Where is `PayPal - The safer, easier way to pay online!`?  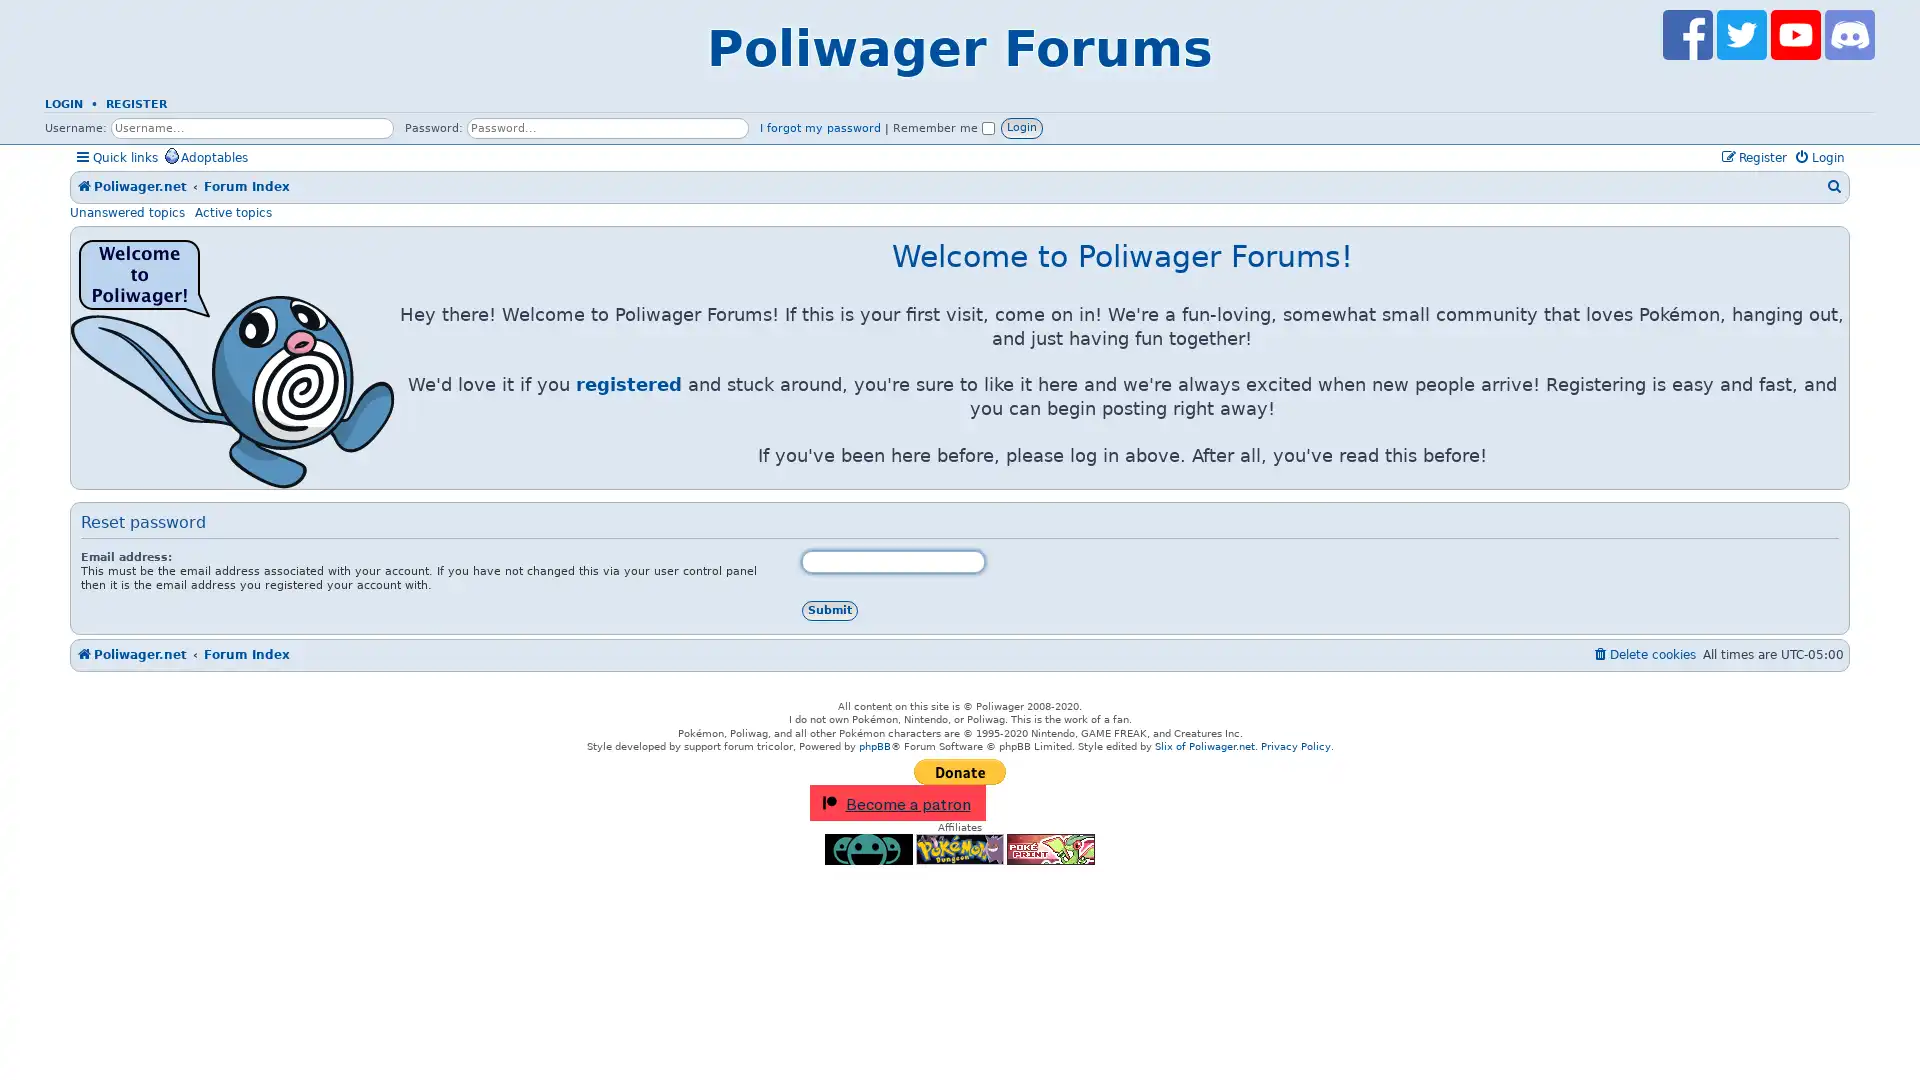 PayPal - The safer, easier way to pay online! is located at coordinates (960, 770).